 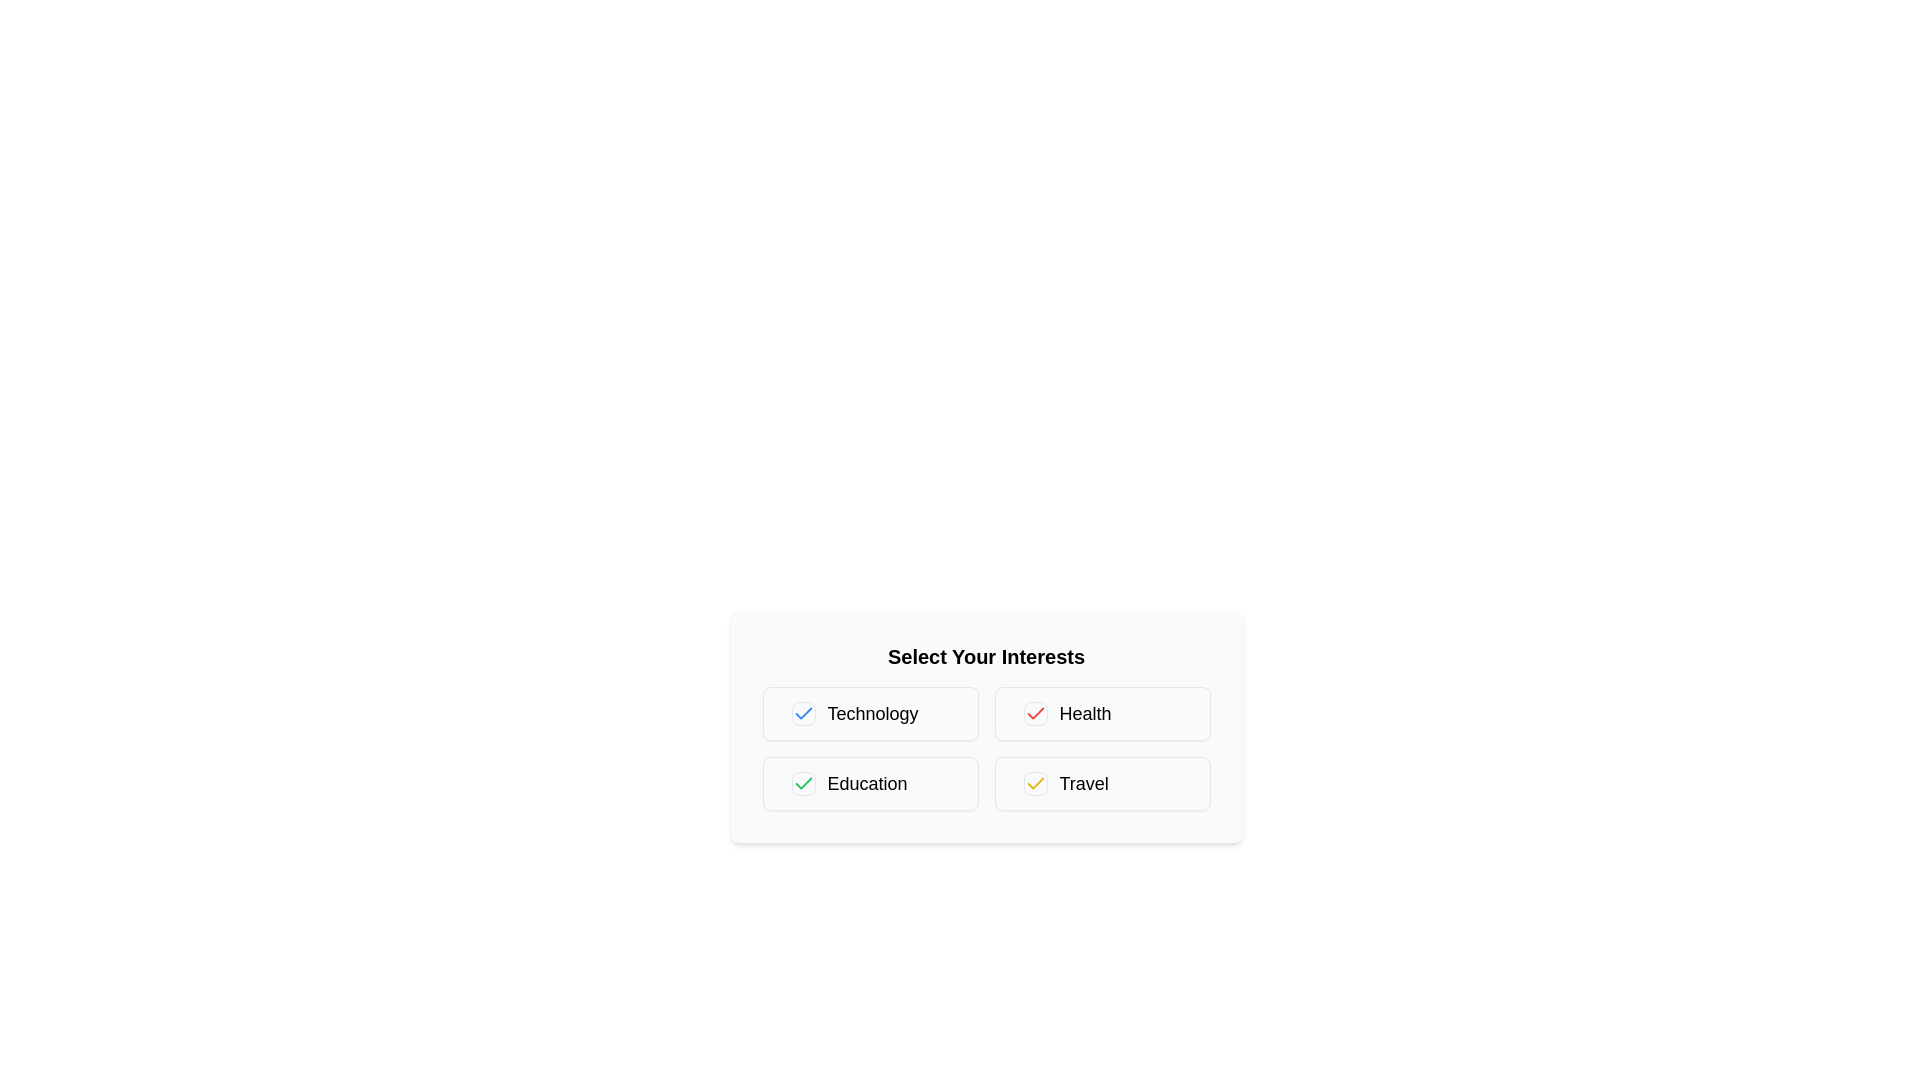 What do you see at coordinates (1035, 782) in the screenshot?
I see `the checkbox for 'Travel' to toggle its selection state` at bounding box center [1035, 782].